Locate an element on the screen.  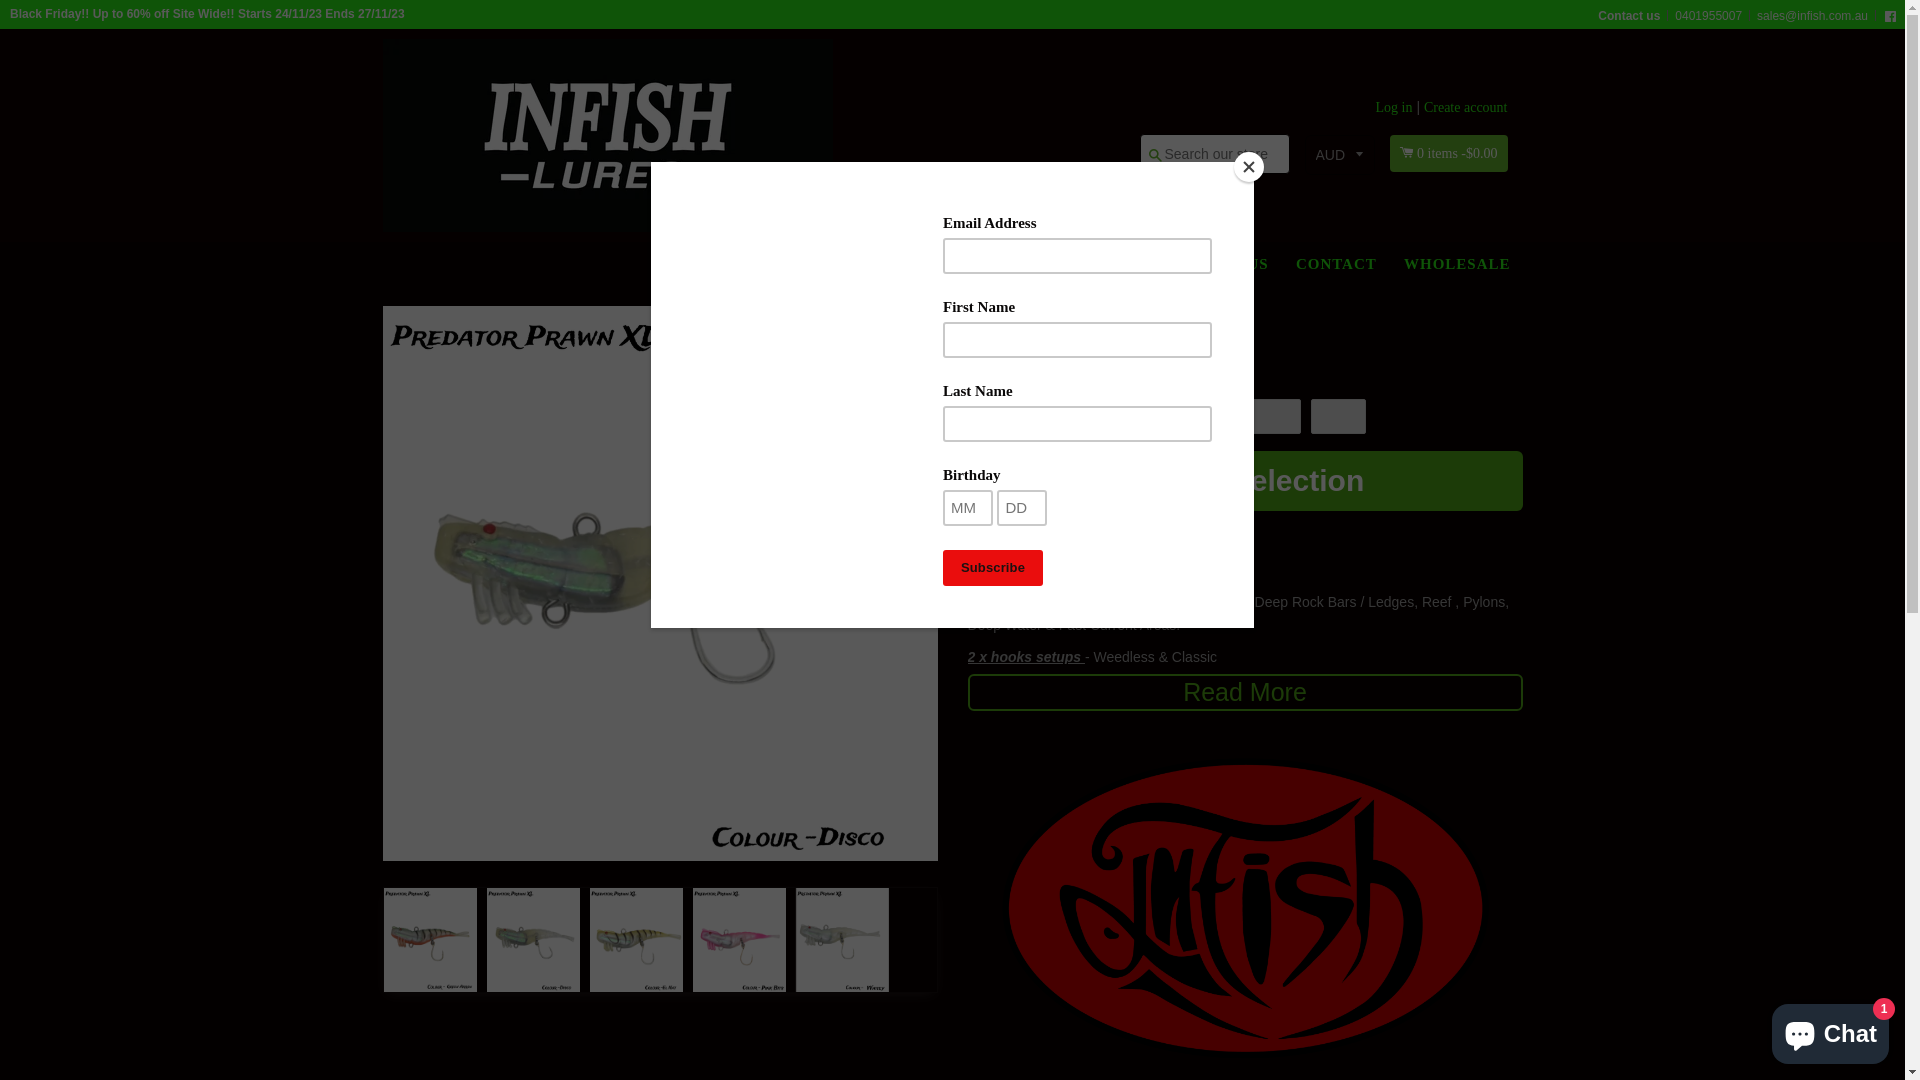
'CONTACT' is located at coordinates (1336, 262).